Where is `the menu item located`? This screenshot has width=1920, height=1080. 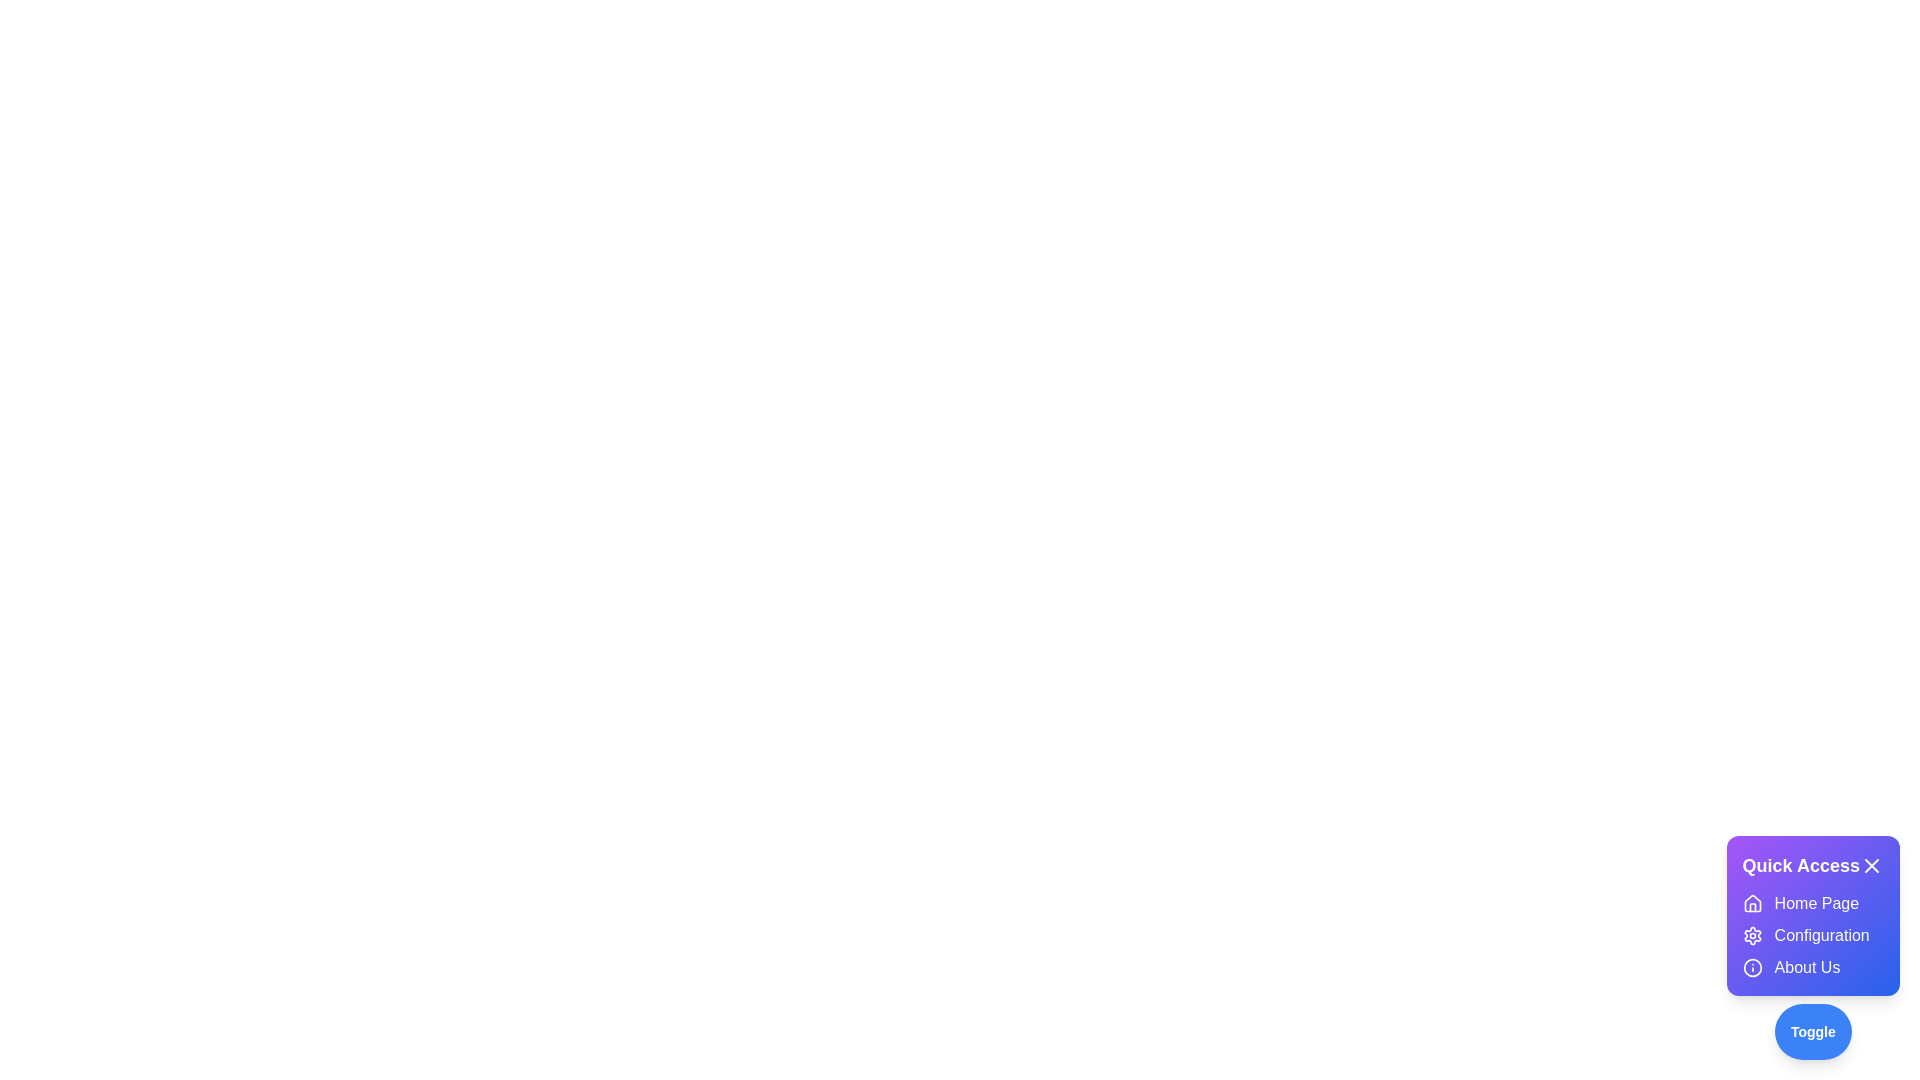
the menu item located is located at coordinates (1813, 936).